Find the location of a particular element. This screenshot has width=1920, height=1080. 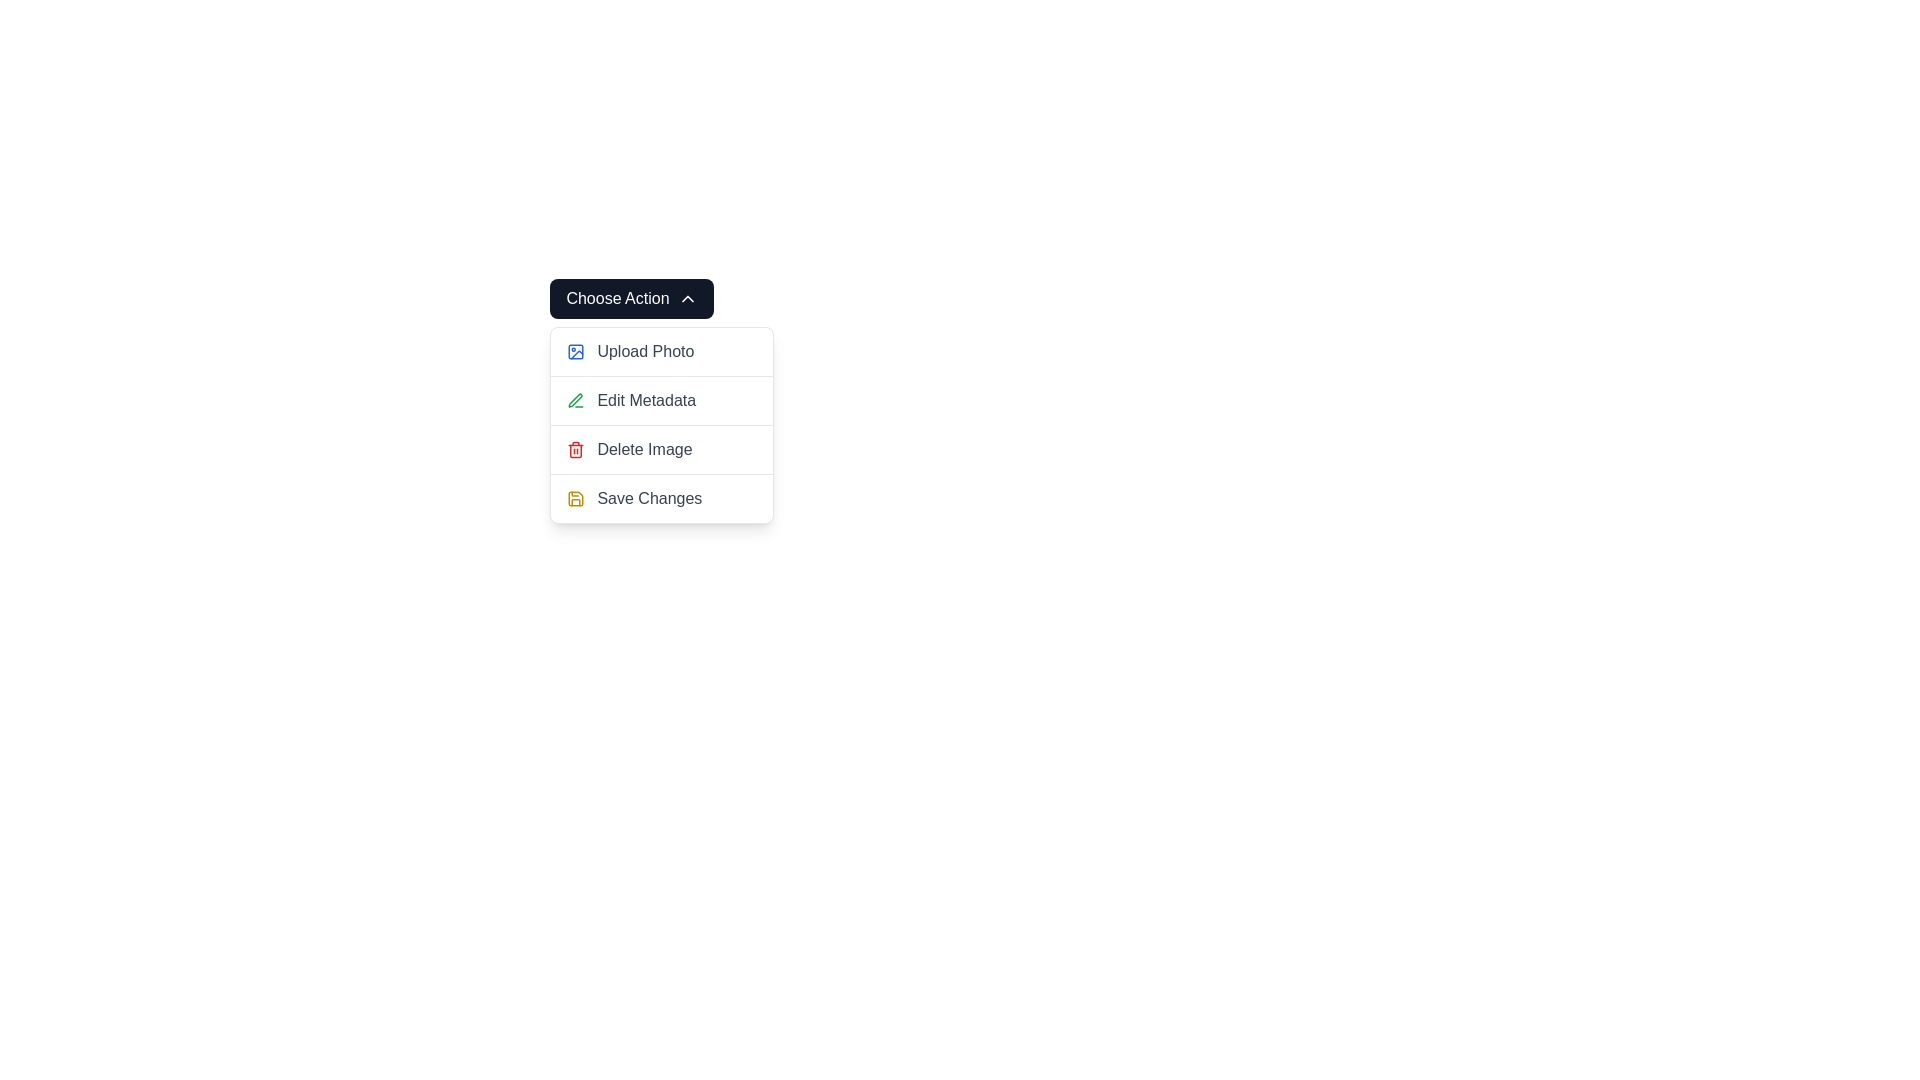

the third option in the 'Choose Action' dropdown menu is located at coordinates (644, 450).